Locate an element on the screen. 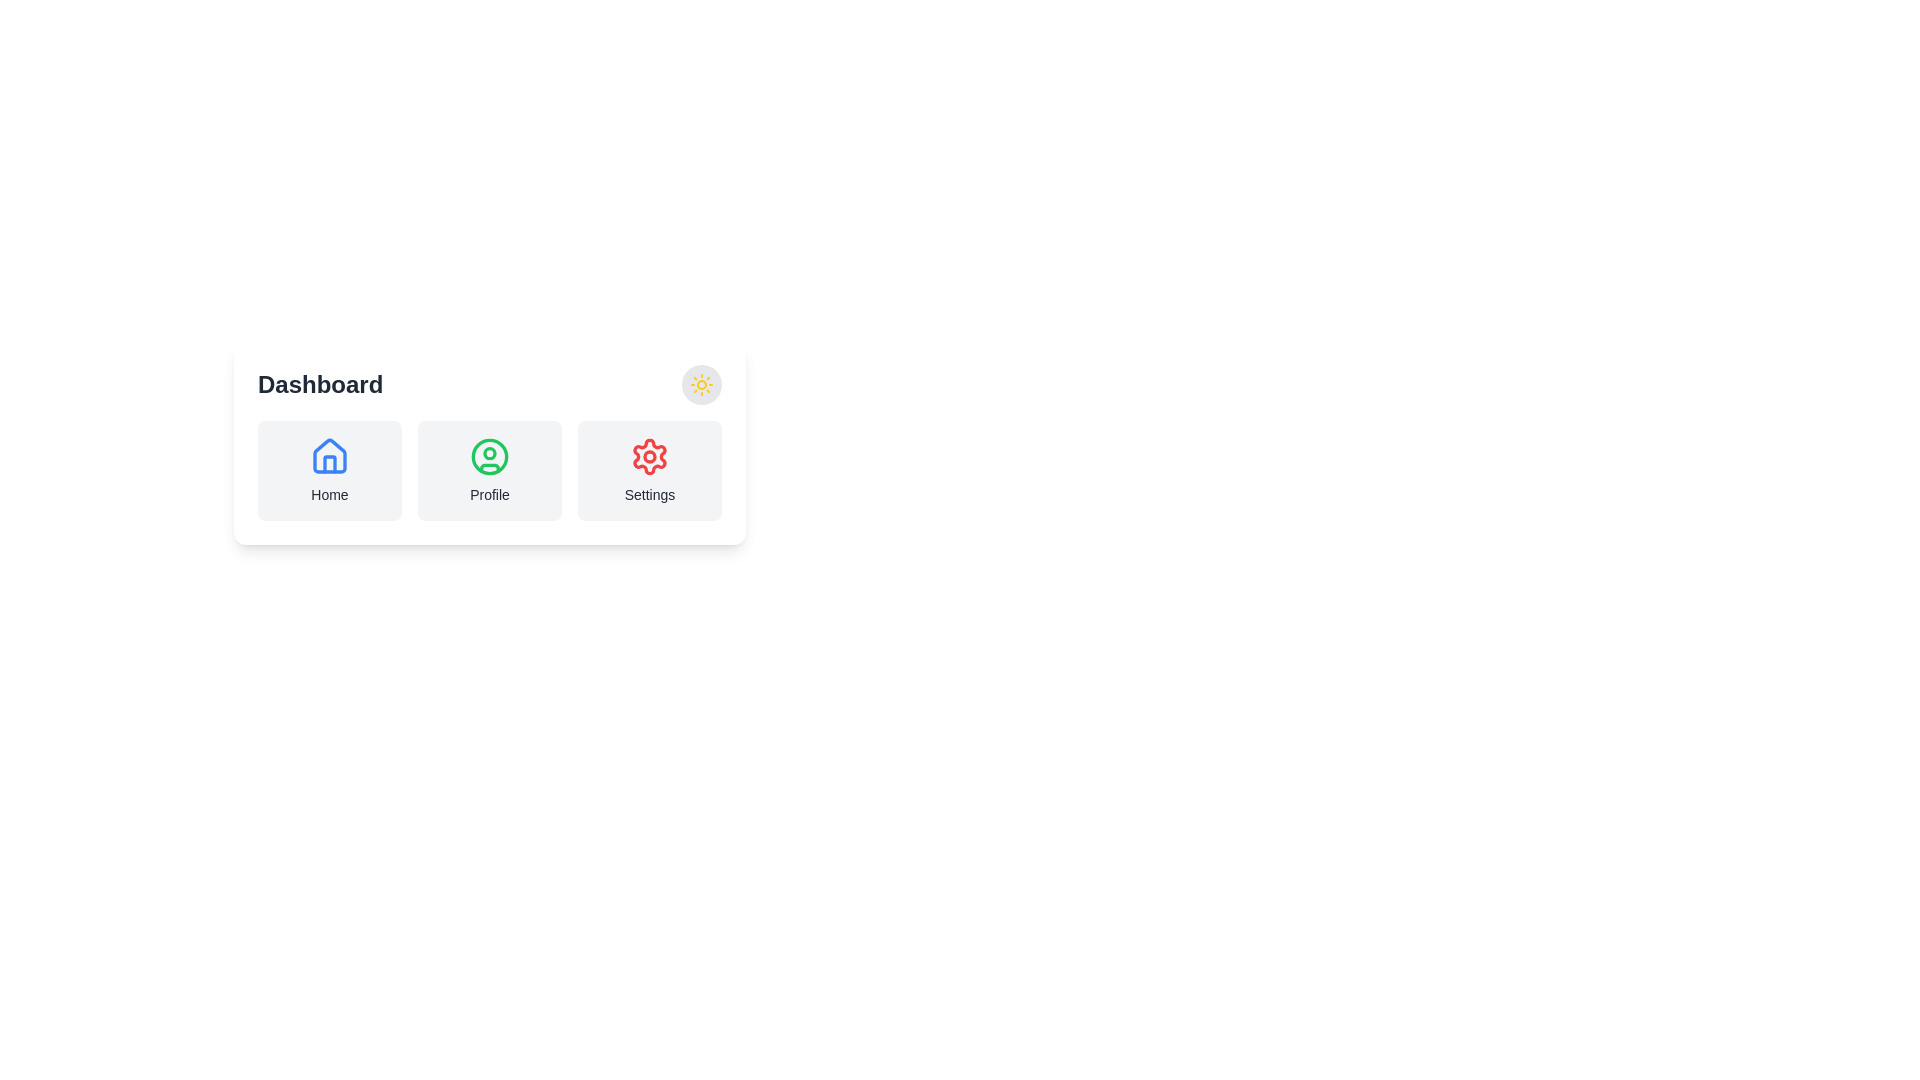 The image size is (1920, 1080). the 'Profile' button in the navigation menu is located at coordinates (489, 470).